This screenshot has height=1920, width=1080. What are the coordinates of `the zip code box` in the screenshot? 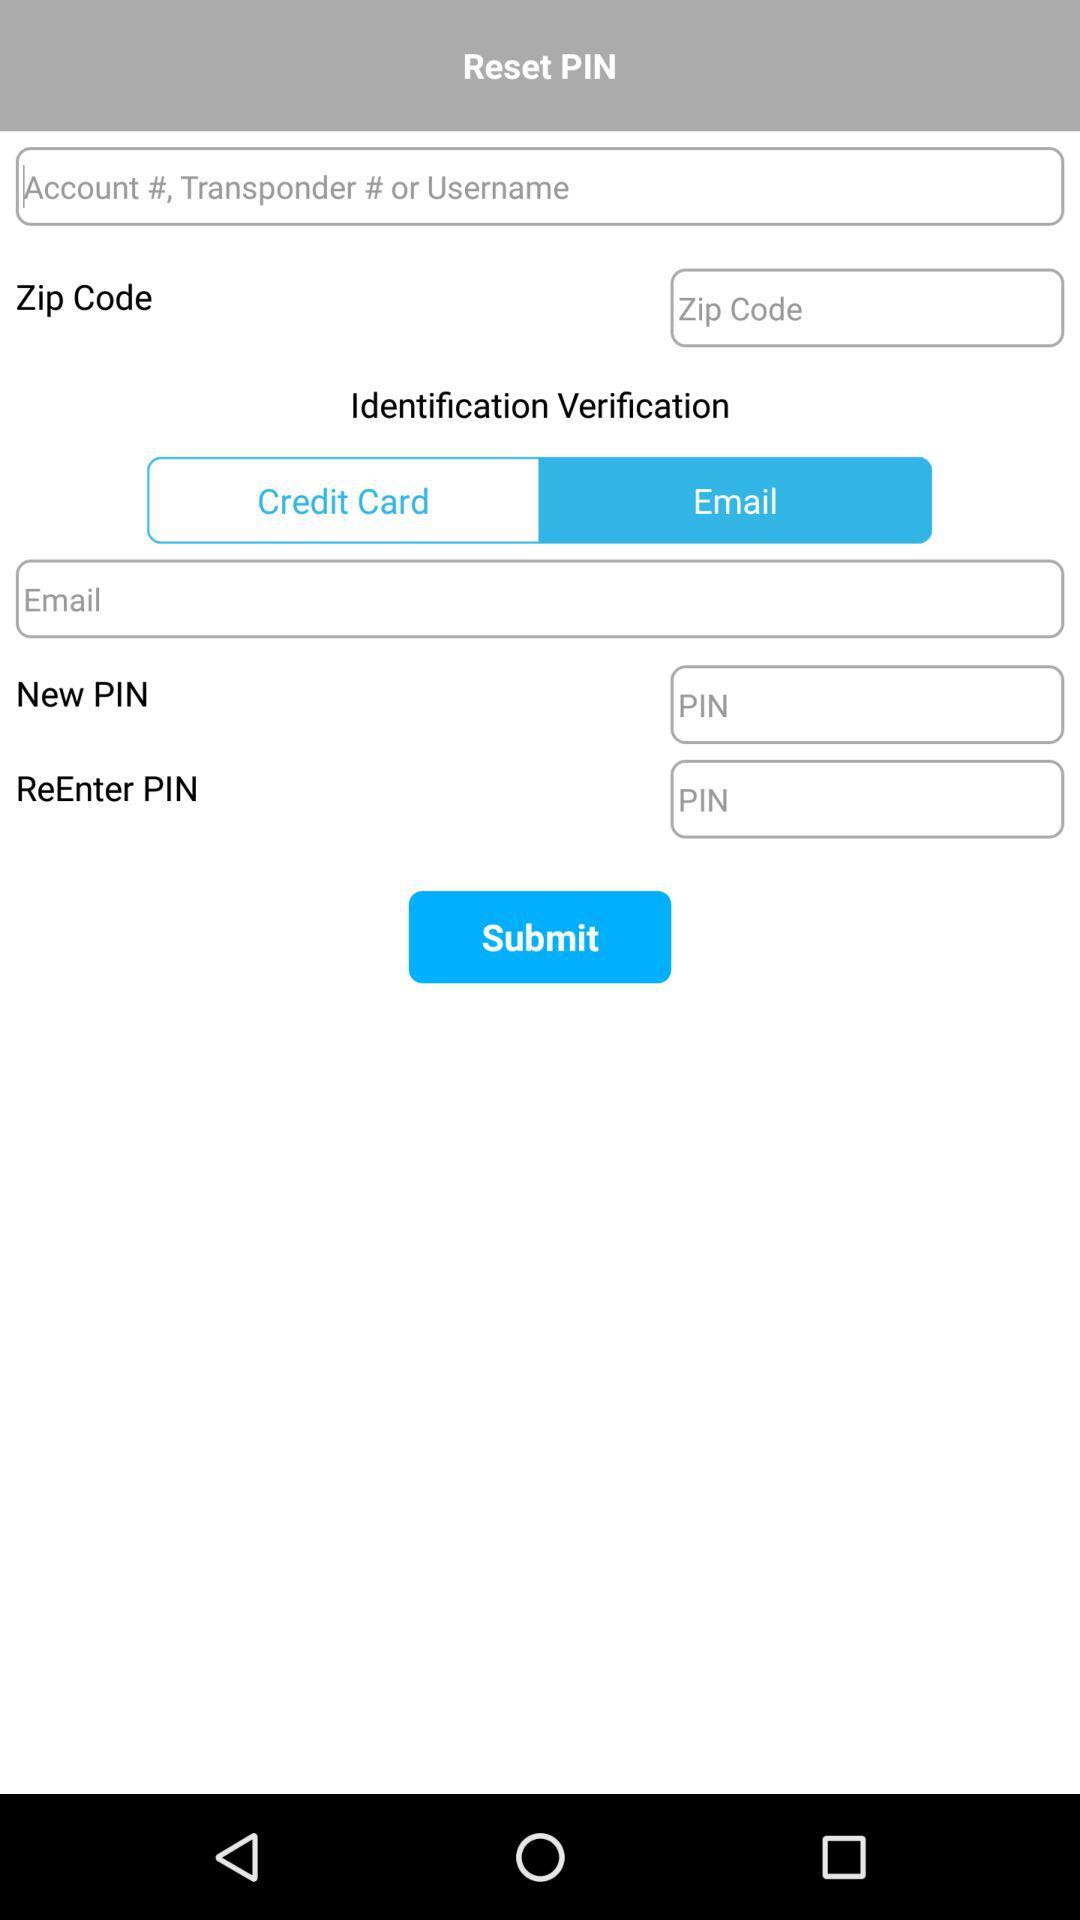 It's located at (866, 306).